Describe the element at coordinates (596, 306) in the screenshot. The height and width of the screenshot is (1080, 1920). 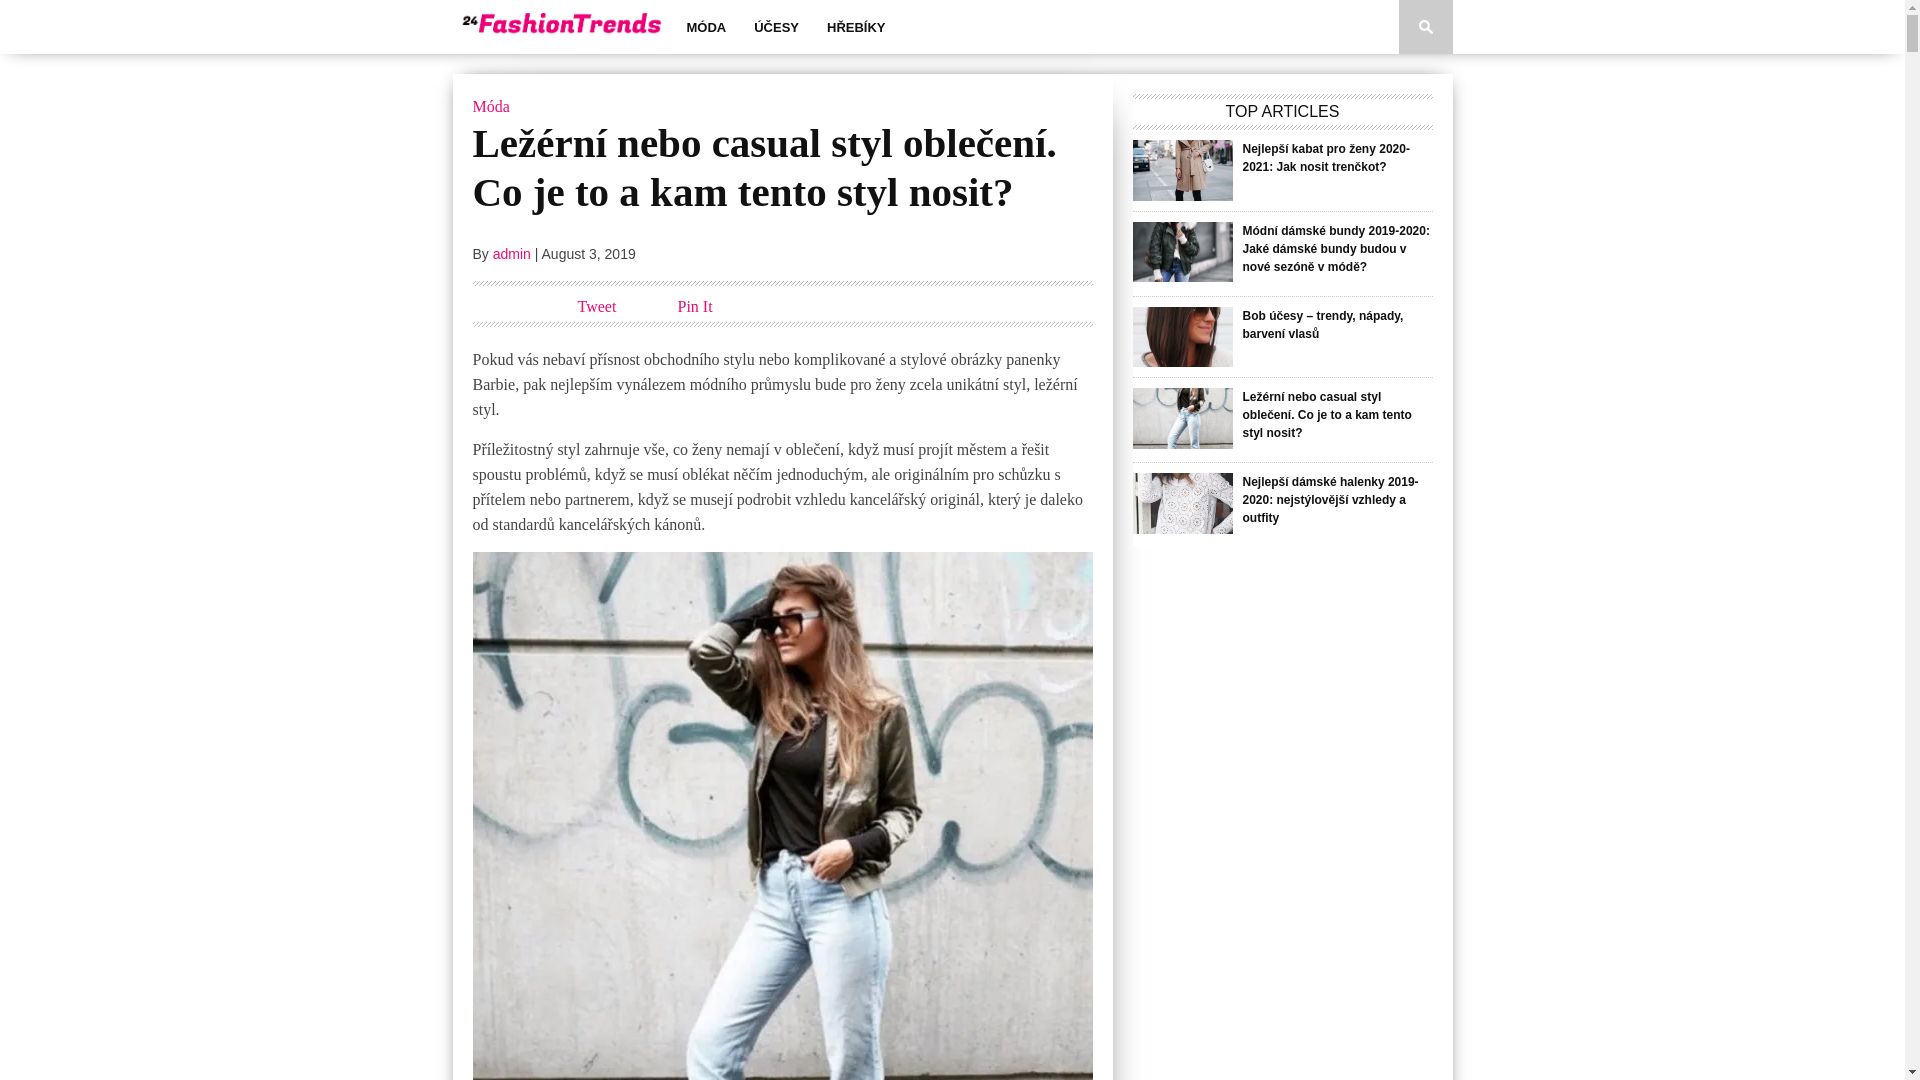
I see `'Tweet'` at that location.